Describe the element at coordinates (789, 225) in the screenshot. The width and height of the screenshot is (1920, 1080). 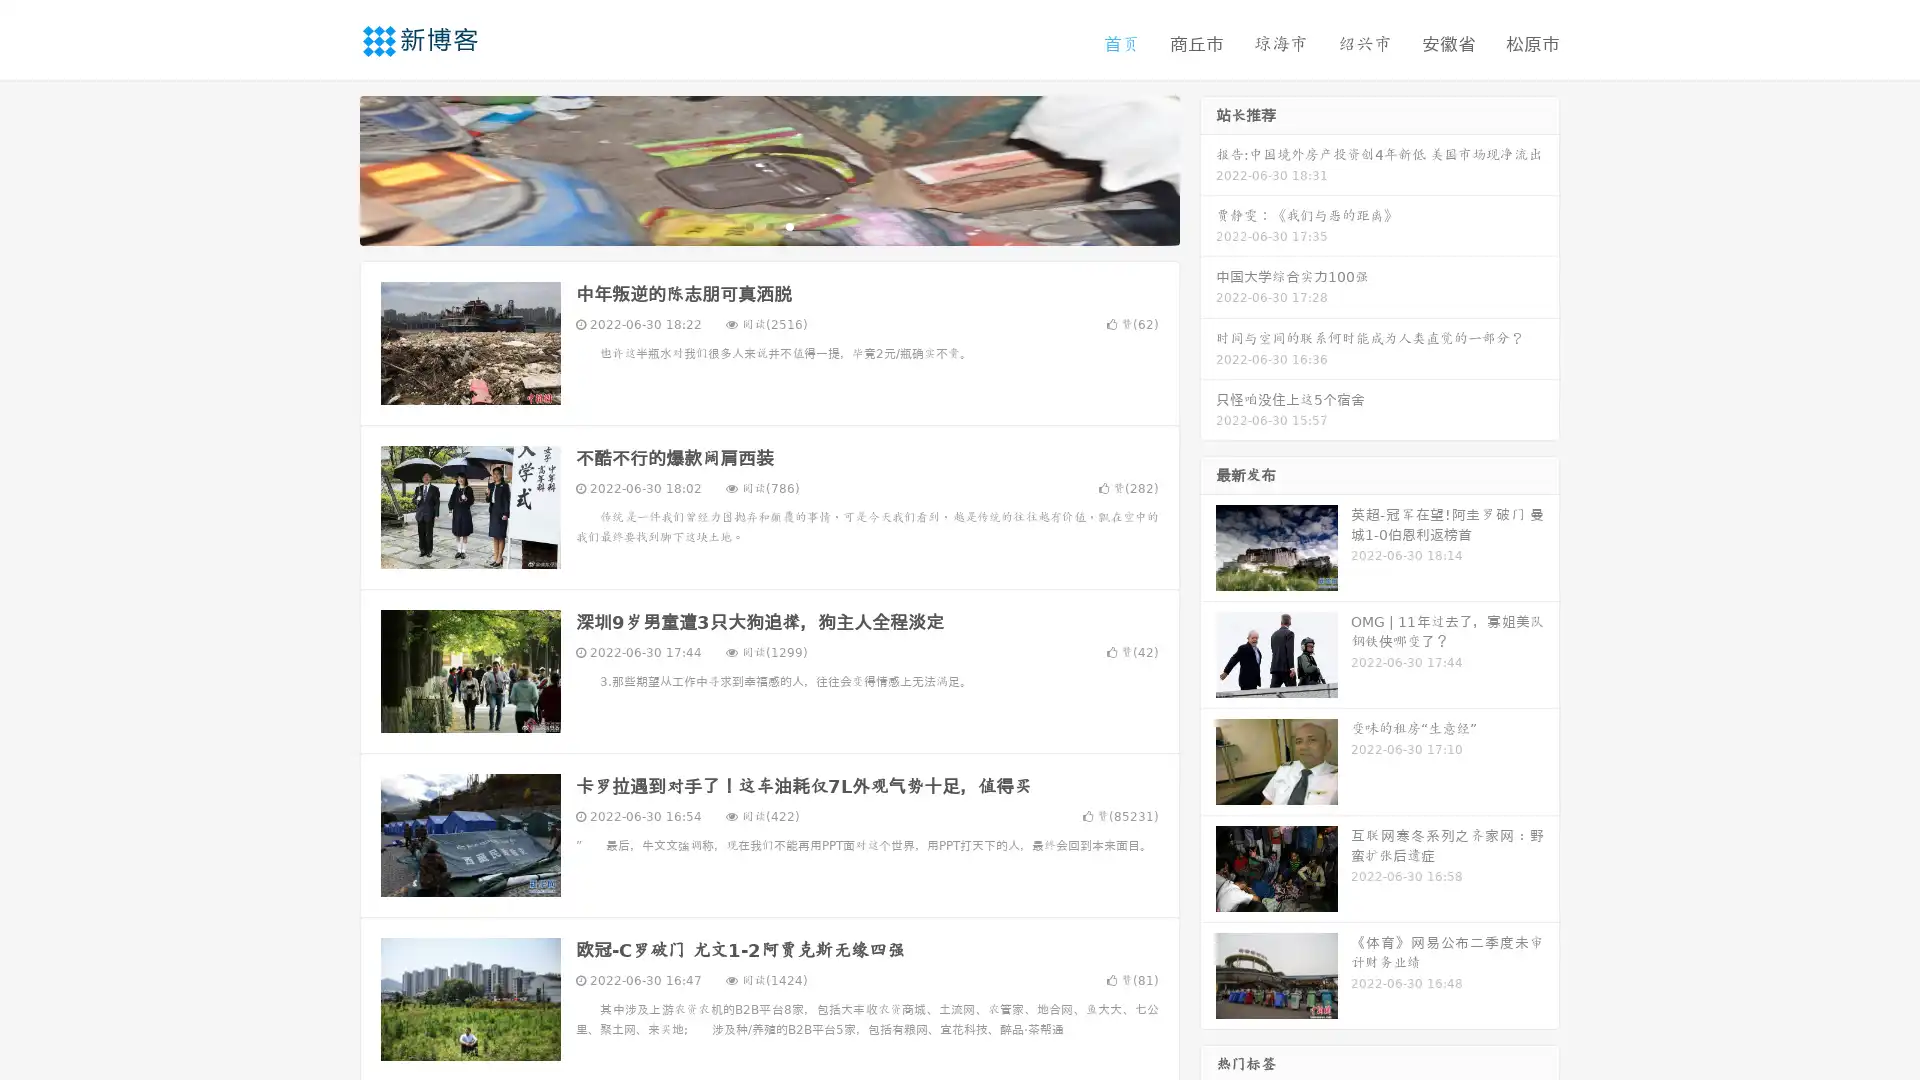
I see `Go to slide 3` at that location.